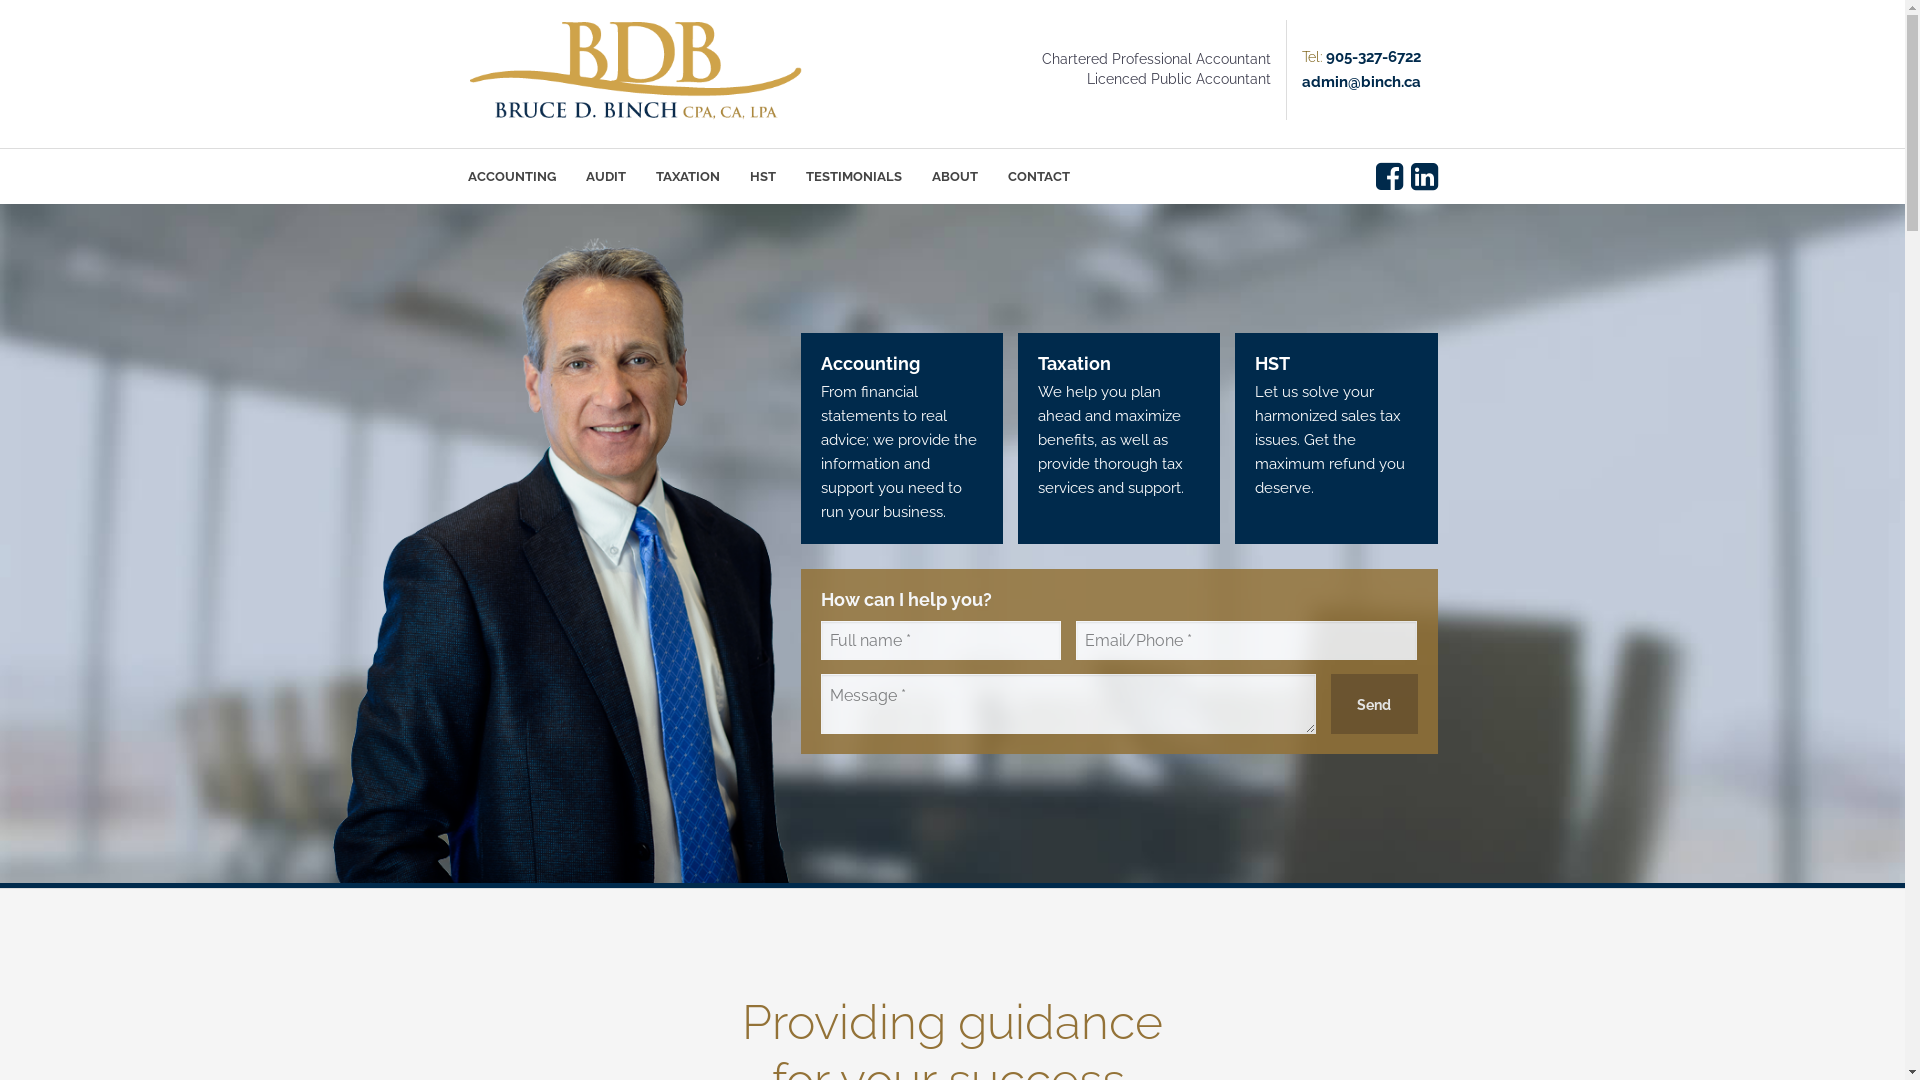  I want to click on 'Send', so click(1373, 703).